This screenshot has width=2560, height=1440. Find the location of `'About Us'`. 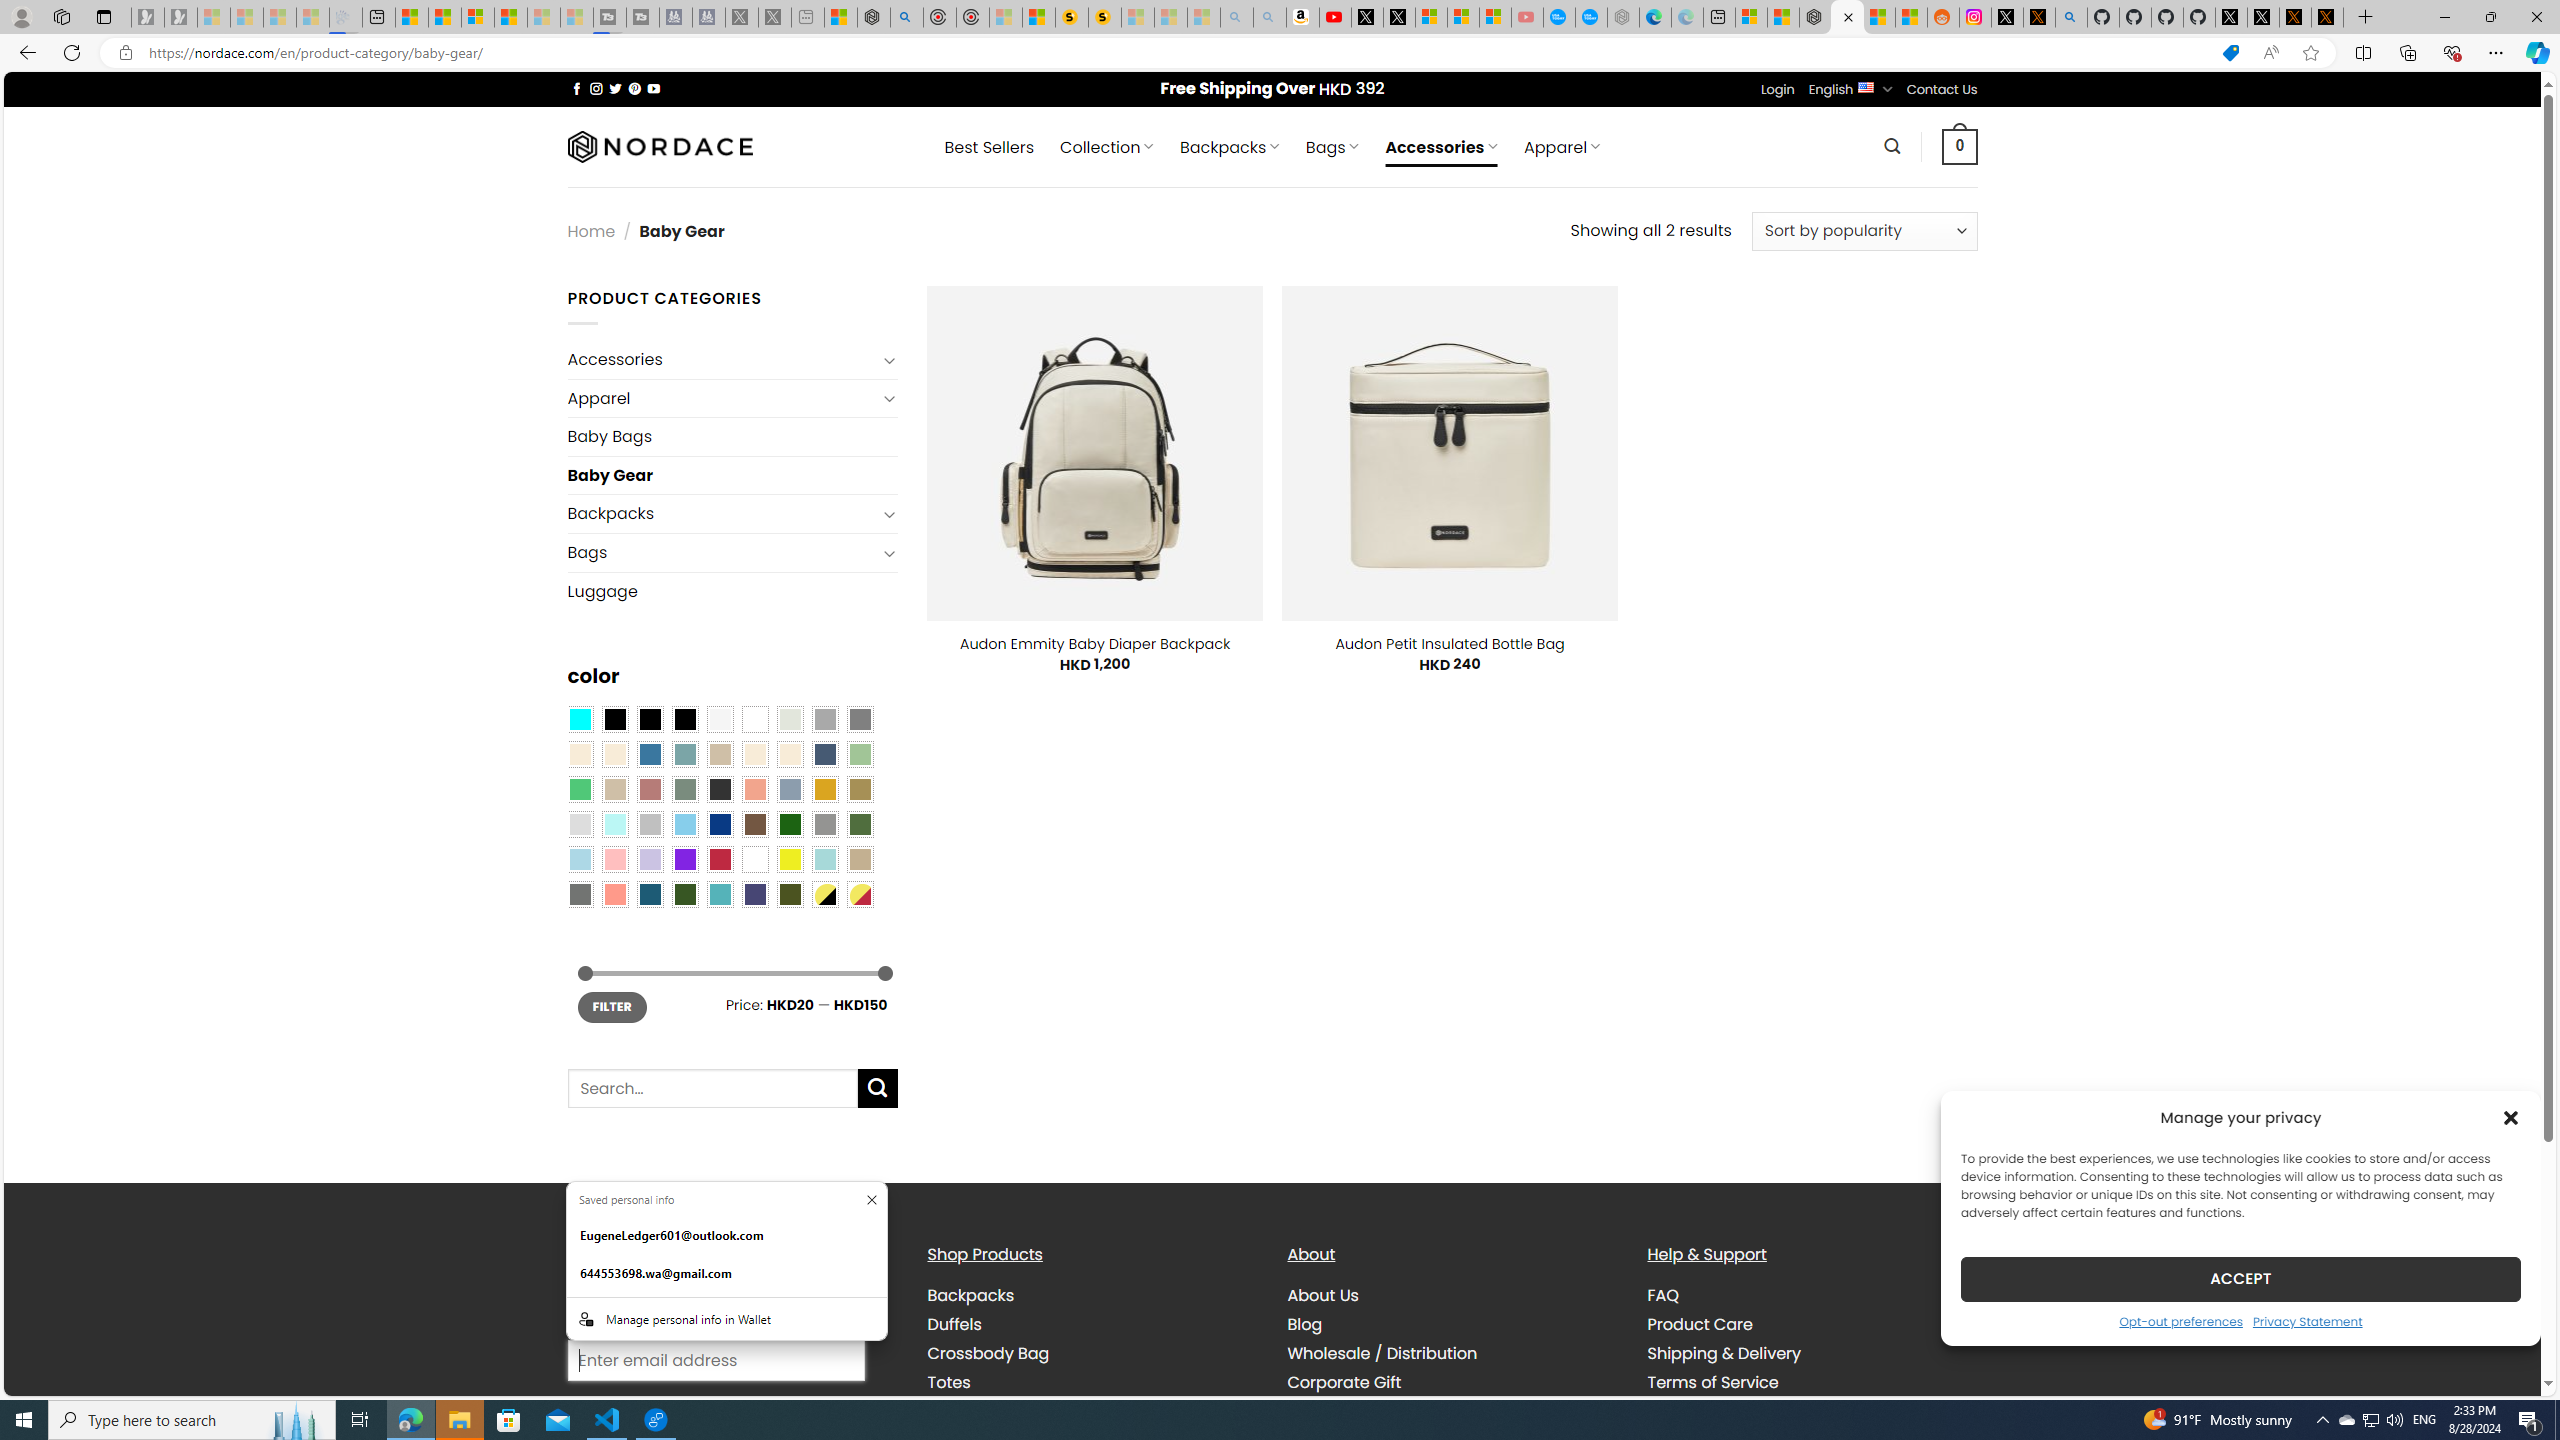

'About Us' is located at coordinates (1322, 1295).